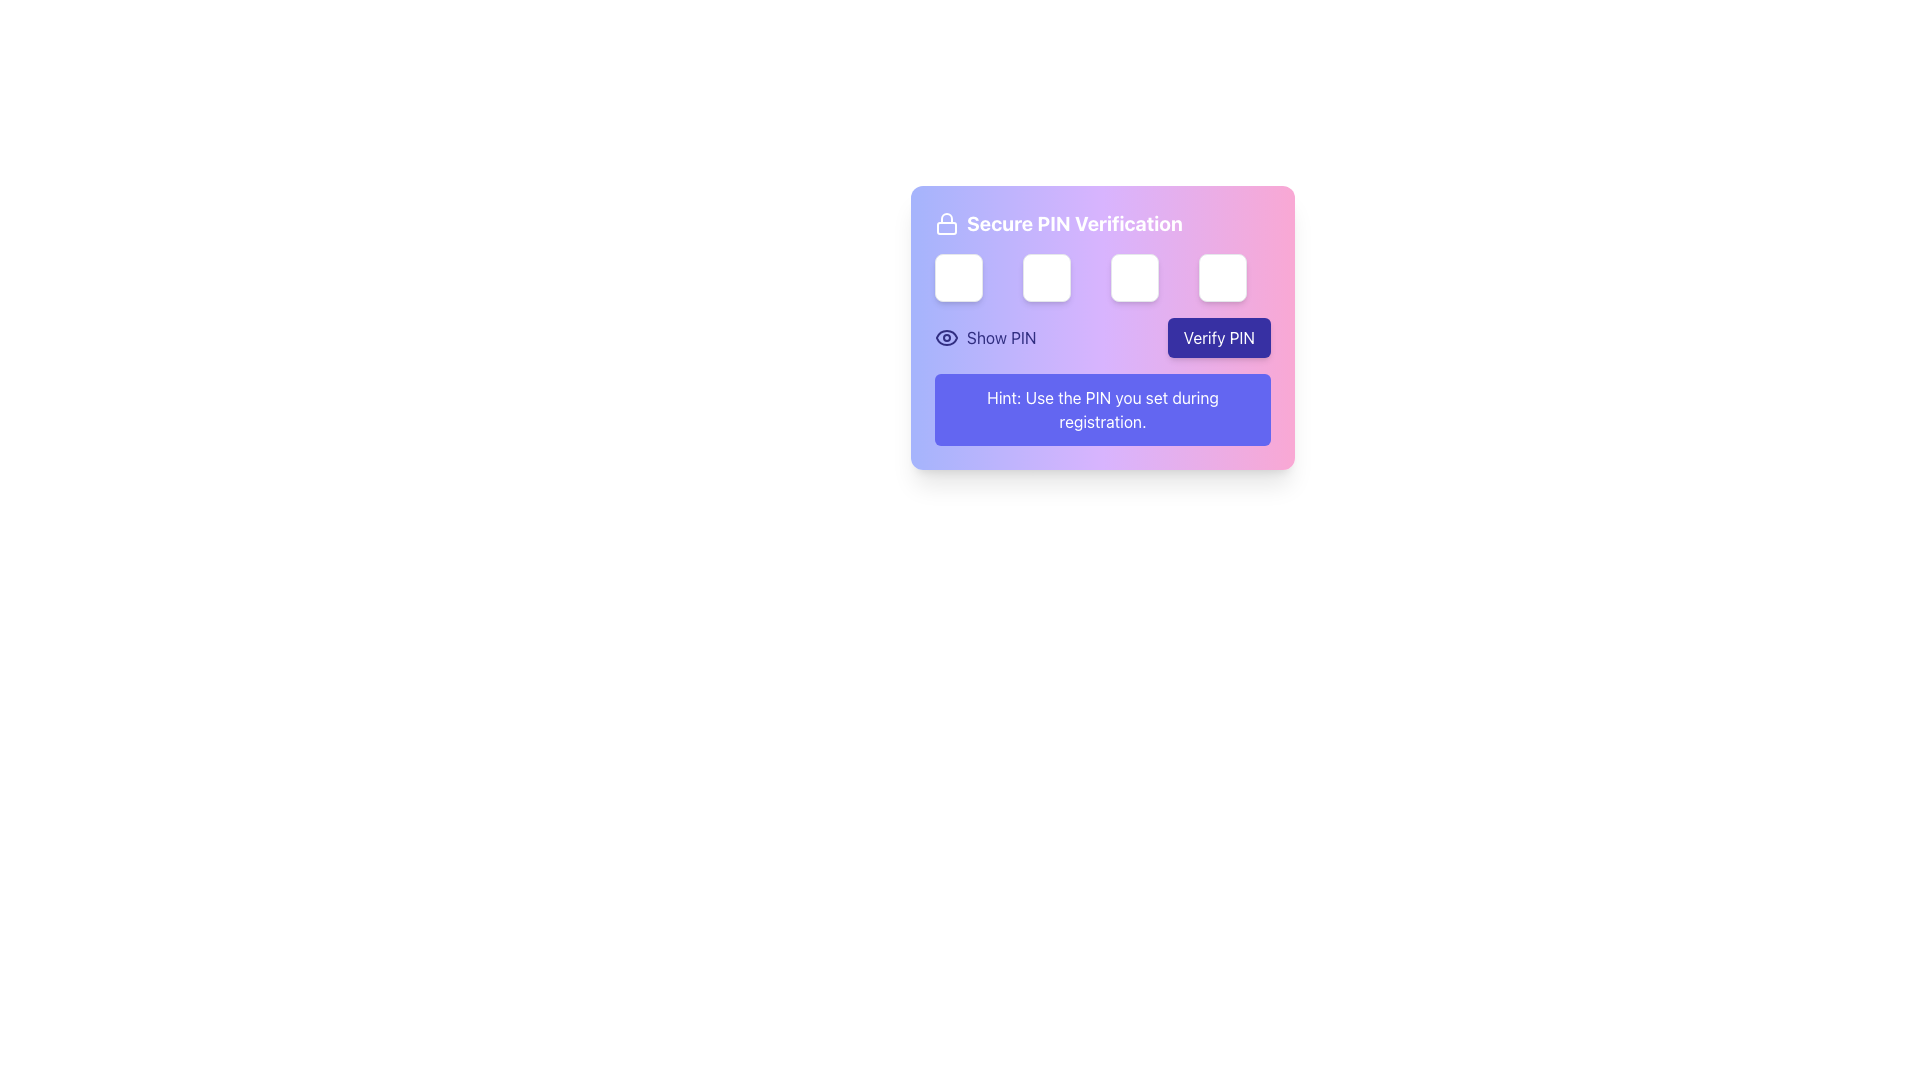 The height and width of the screenshot is (1080, 1920). What do you see at coordinates (1102, 408) in the screenshot?
I see `hint text displayed in the blue-purple rectangular text block below the 'Verify PIN' button, which states: 'Hint: Use the PIN you set during registration.'` at bounding box center [1102, 408].